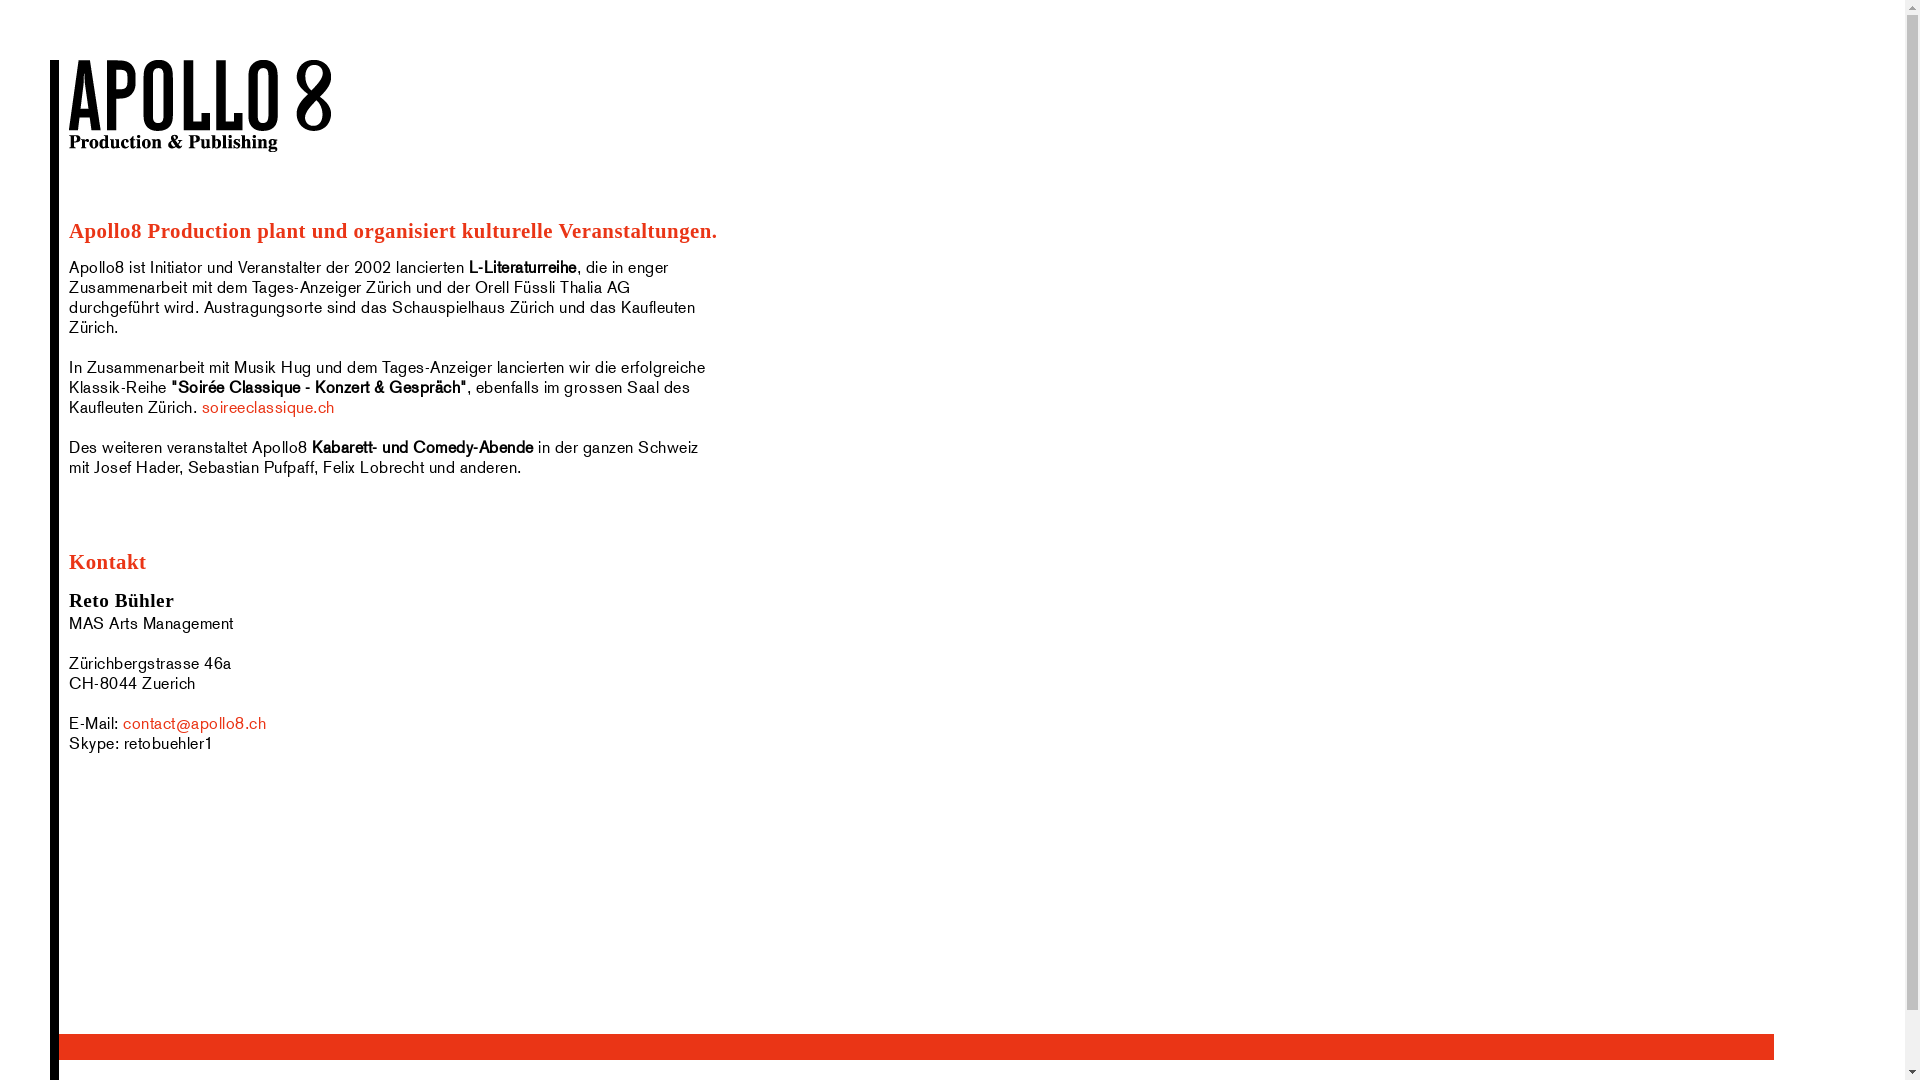  Describe the element at coordinates (267, 406) in the screenshot. I see `'soireeclassique.ch'` at that location.